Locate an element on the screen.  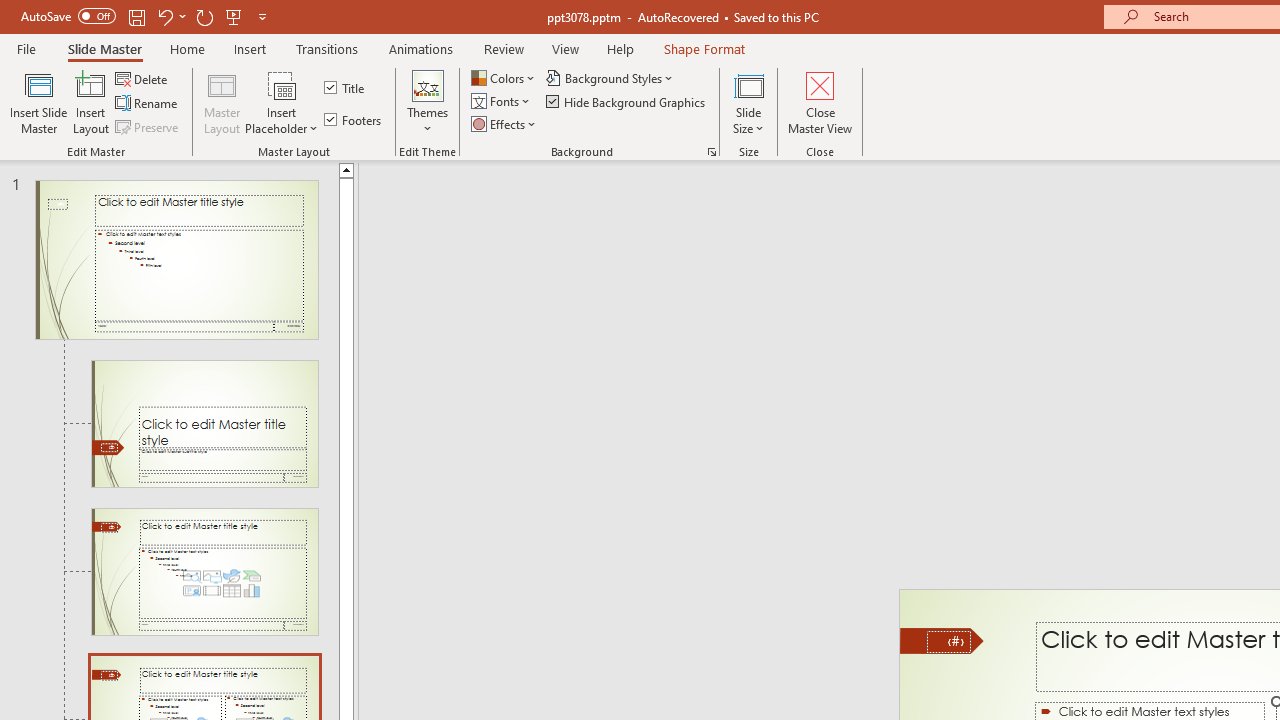
'Close Master View' is located at coordinates (820, 103).